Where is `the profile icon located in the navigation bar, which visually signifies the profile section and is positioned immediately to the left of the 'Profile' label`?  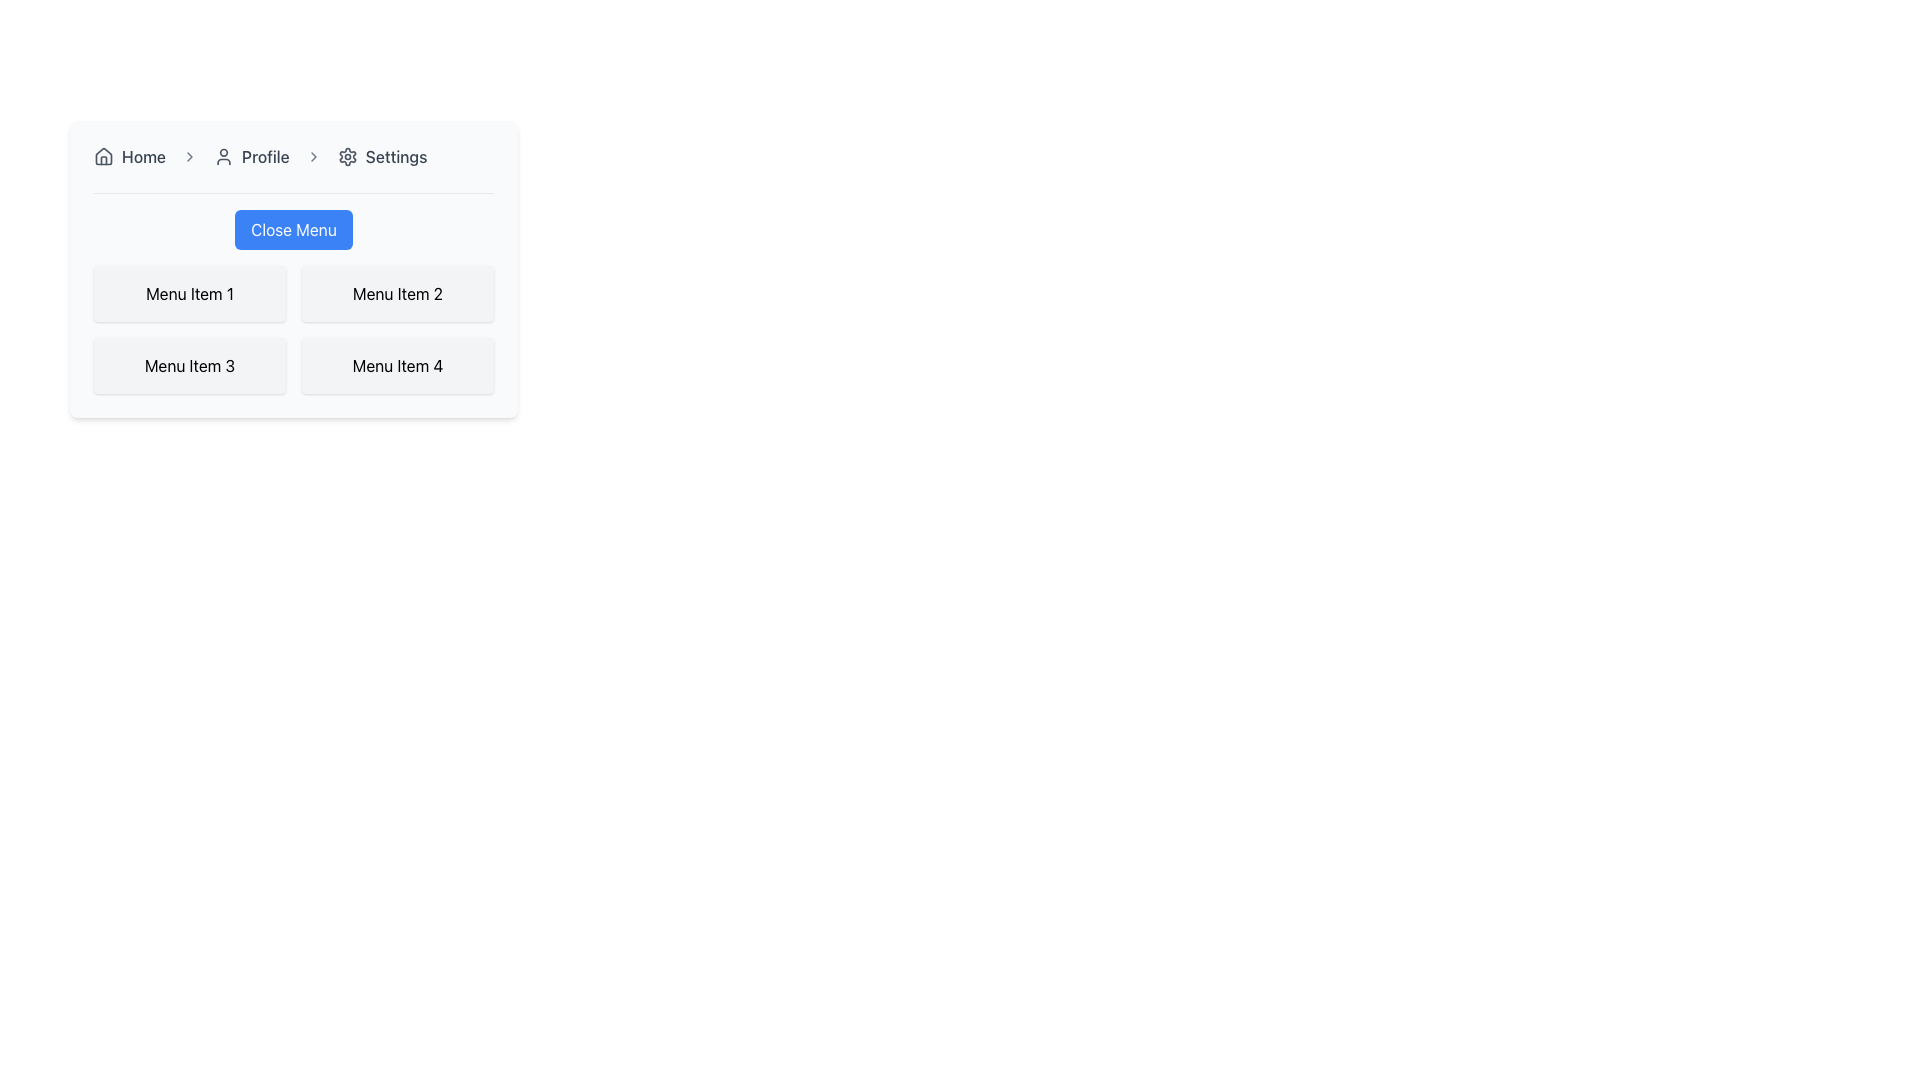
the profile icon located in the navigation bar, which visually signifies the profile section and is positioned immediately to the left of the 'Profile' label is located at coordinates (224, 156).